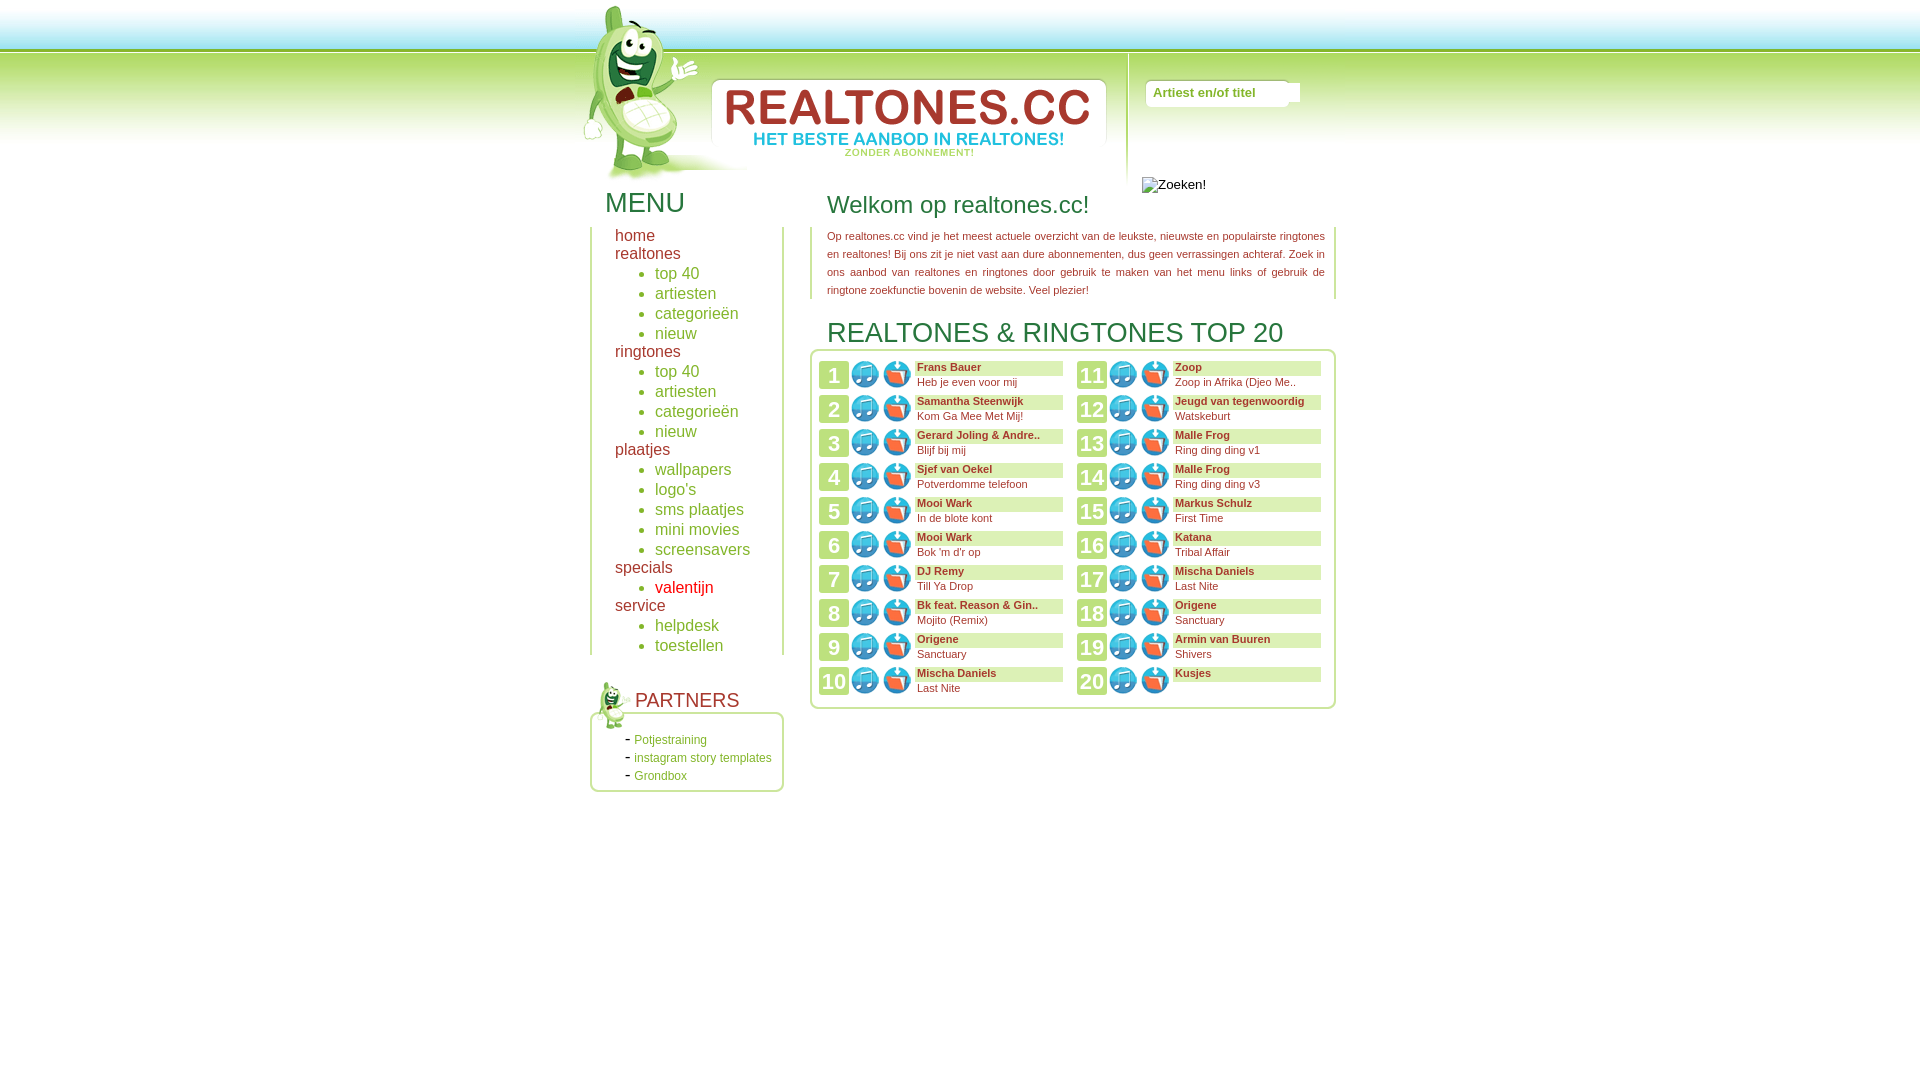 The height and width of the screenshot is (1080, 1920). I want to click on 'Markus Schulz', so click(1212, 501).